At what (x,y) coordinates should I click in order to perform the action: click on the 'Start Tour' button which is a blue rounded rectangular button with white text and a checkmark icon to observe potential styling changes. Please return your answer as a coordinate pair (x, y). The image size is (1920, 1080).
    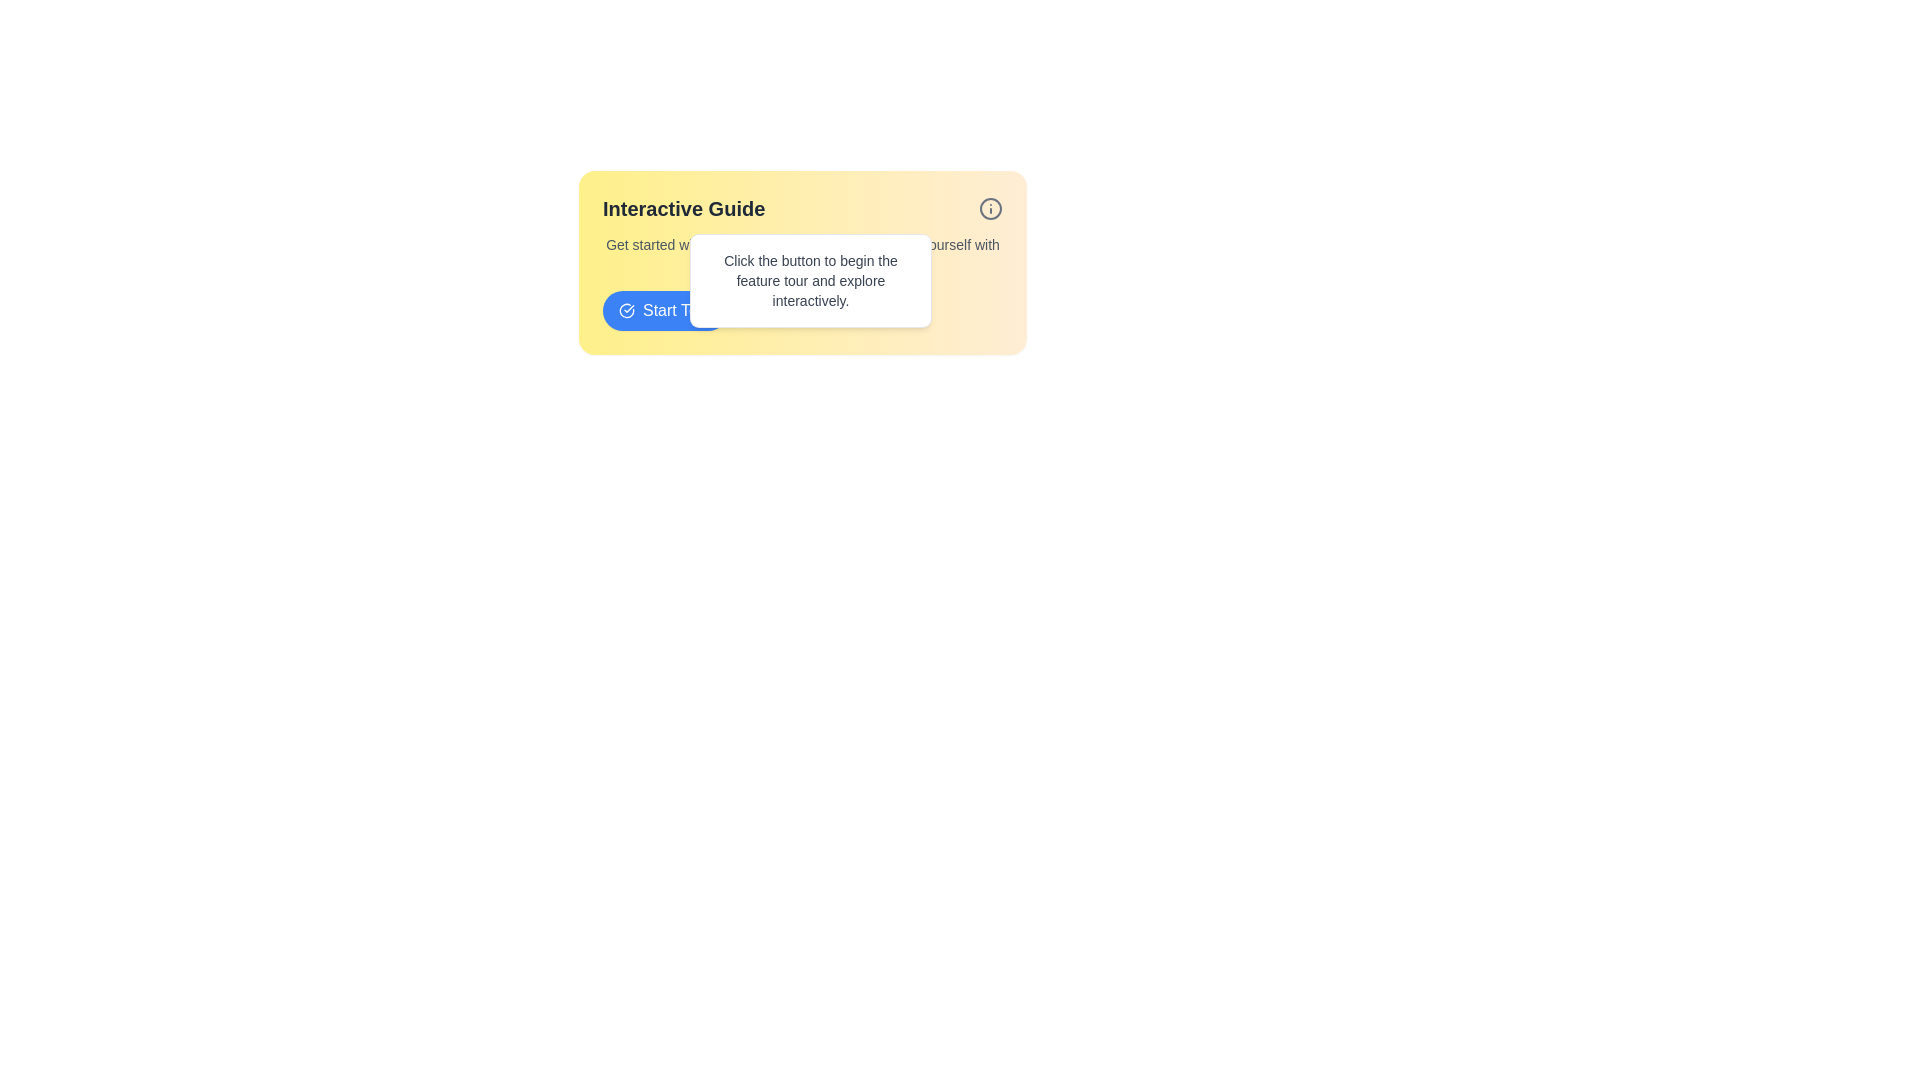
    Looking at the image, I should click on (665, 311).